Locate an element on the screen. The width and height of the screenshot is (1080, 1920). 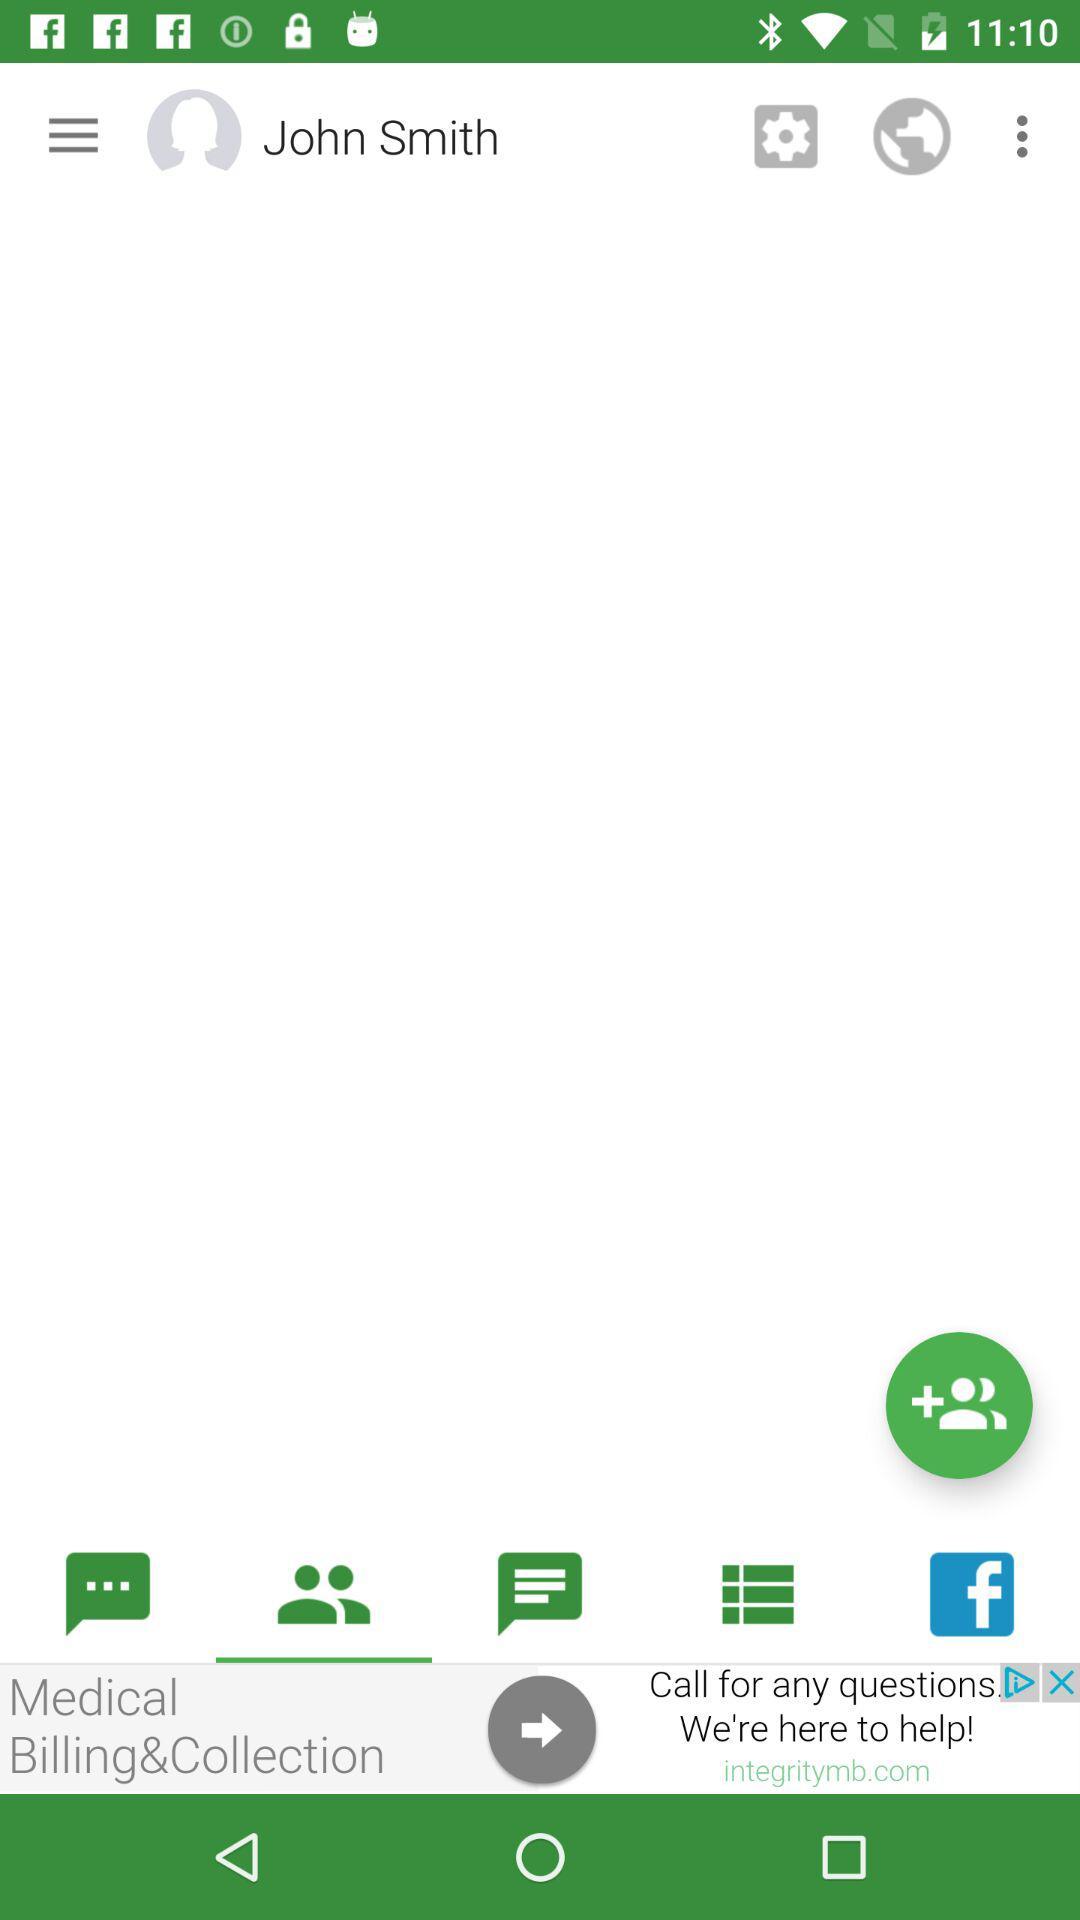
the follow icon is located at coordinates (958, 1404).